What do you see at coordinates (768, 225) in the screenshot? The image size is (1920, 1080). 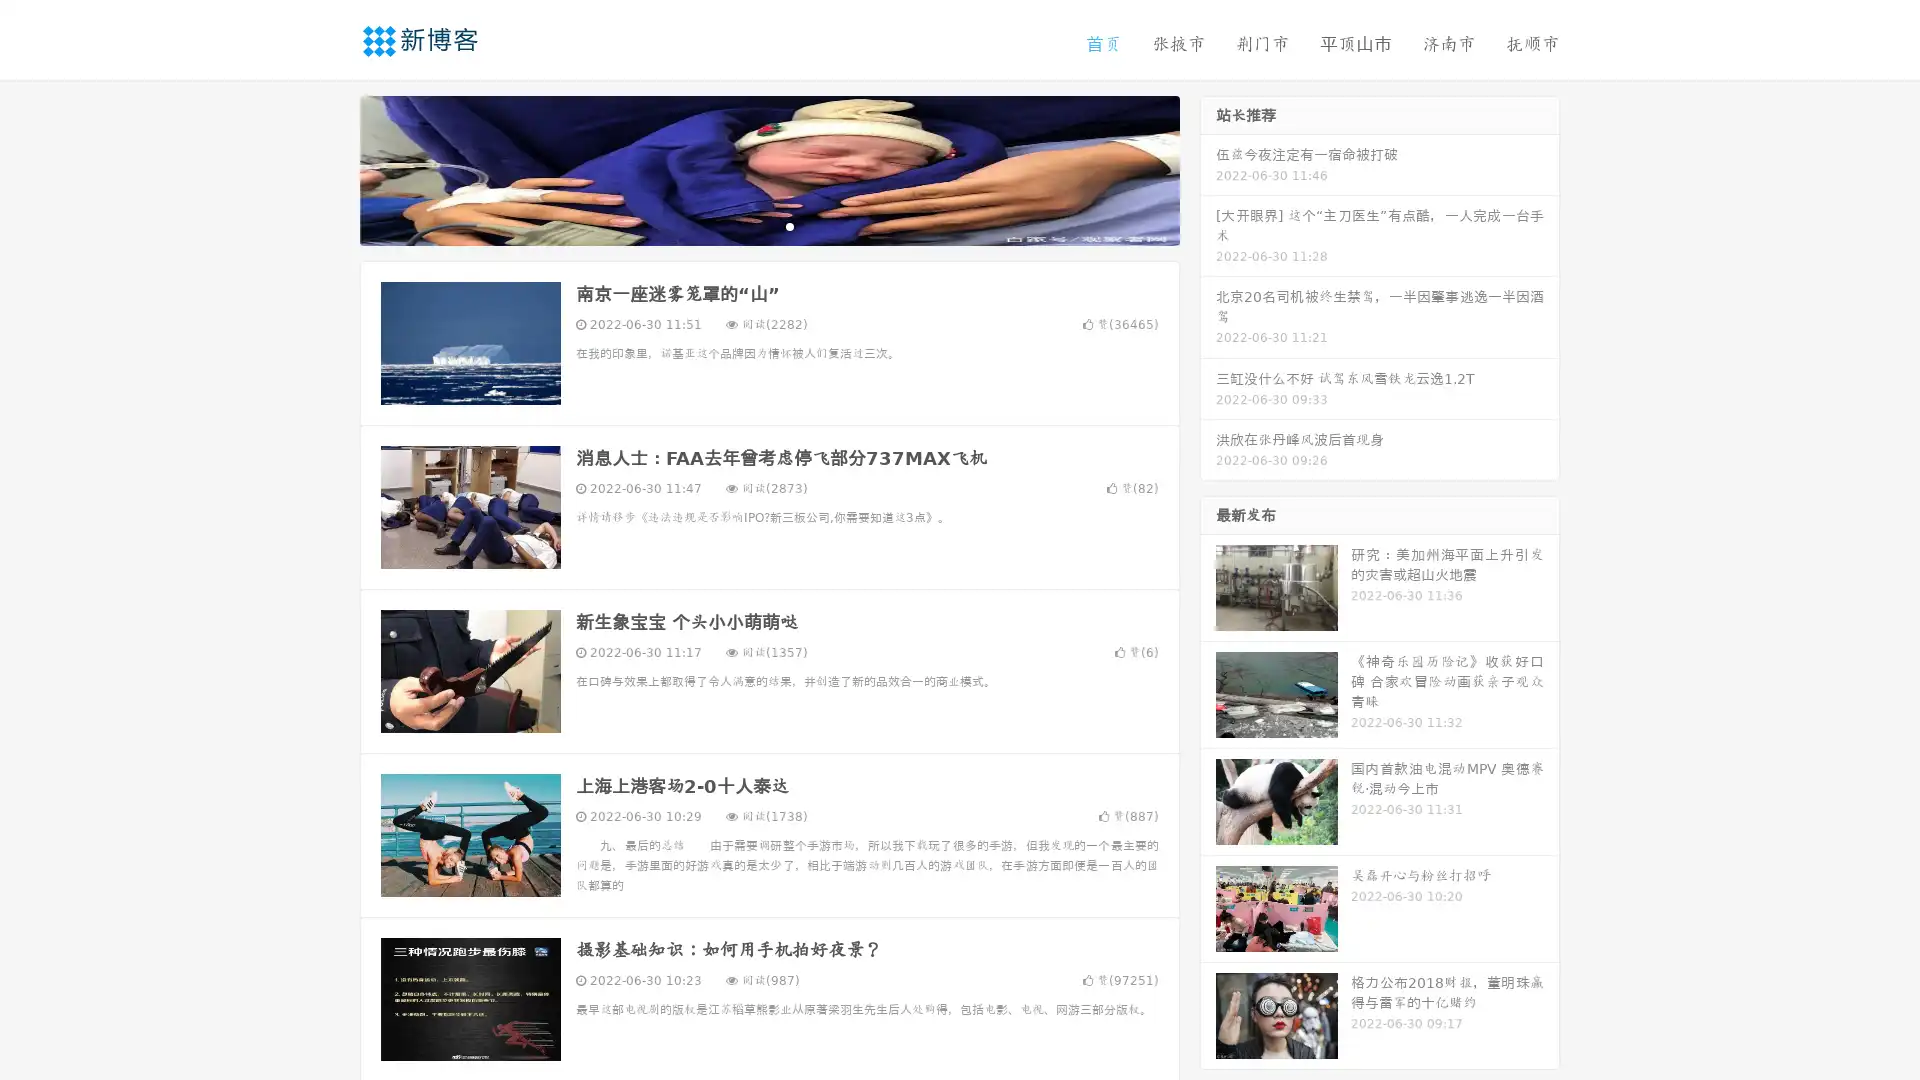 I see `Go to slide 2` at bounding box center [768, 225].